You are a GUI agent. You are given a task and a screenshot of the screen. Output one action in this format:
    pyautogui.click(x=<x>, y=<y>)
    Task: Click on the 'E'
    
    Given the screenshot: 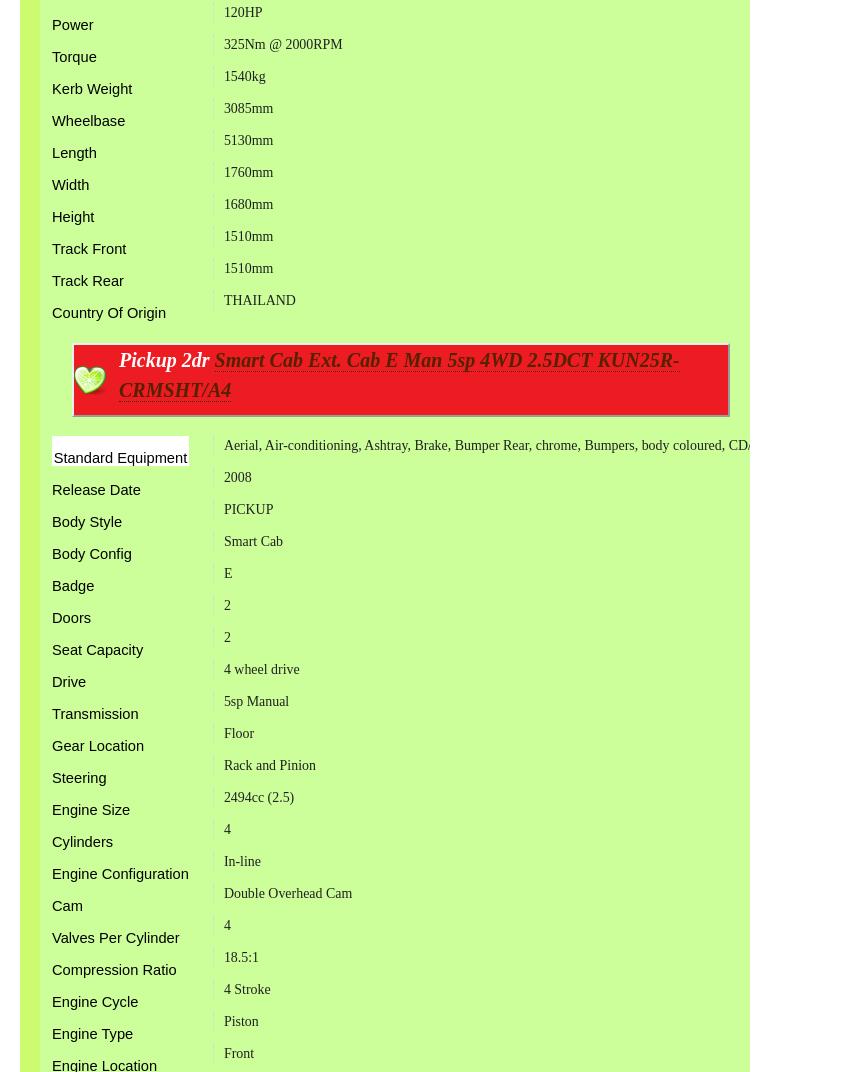 What is the action you would take?
    pyautogui.click(x=221, y=571)
    